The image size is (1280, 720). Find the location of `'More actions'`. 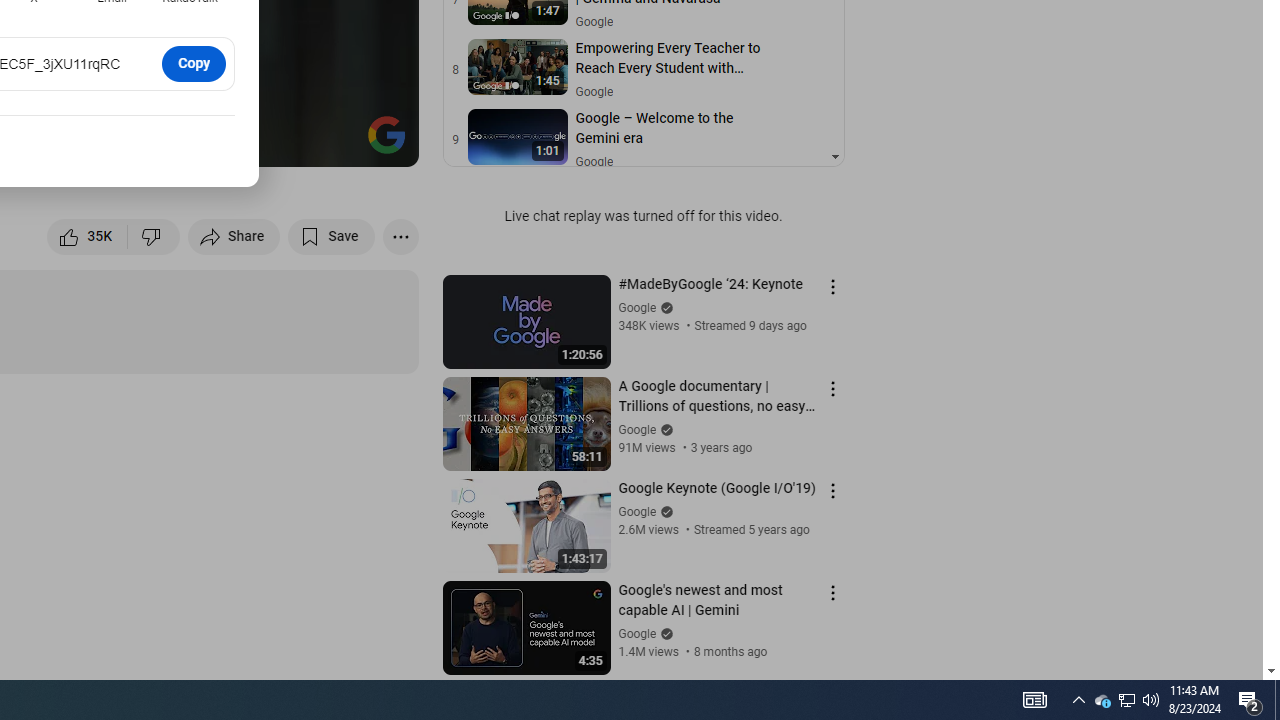

'More actions' is located at coordinates (400, 235).